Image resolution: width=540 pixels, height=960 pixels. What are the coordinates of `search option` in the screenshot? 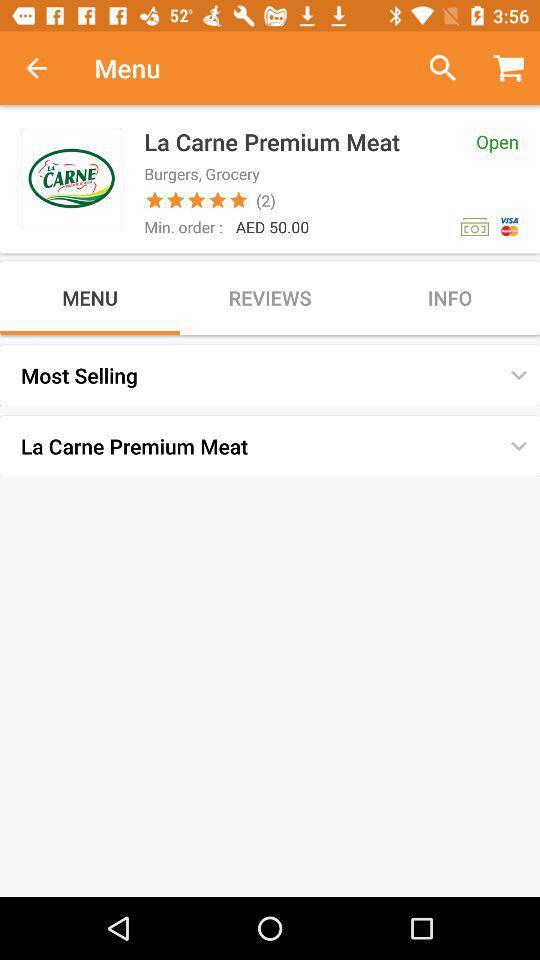 It's located at (434, 68).